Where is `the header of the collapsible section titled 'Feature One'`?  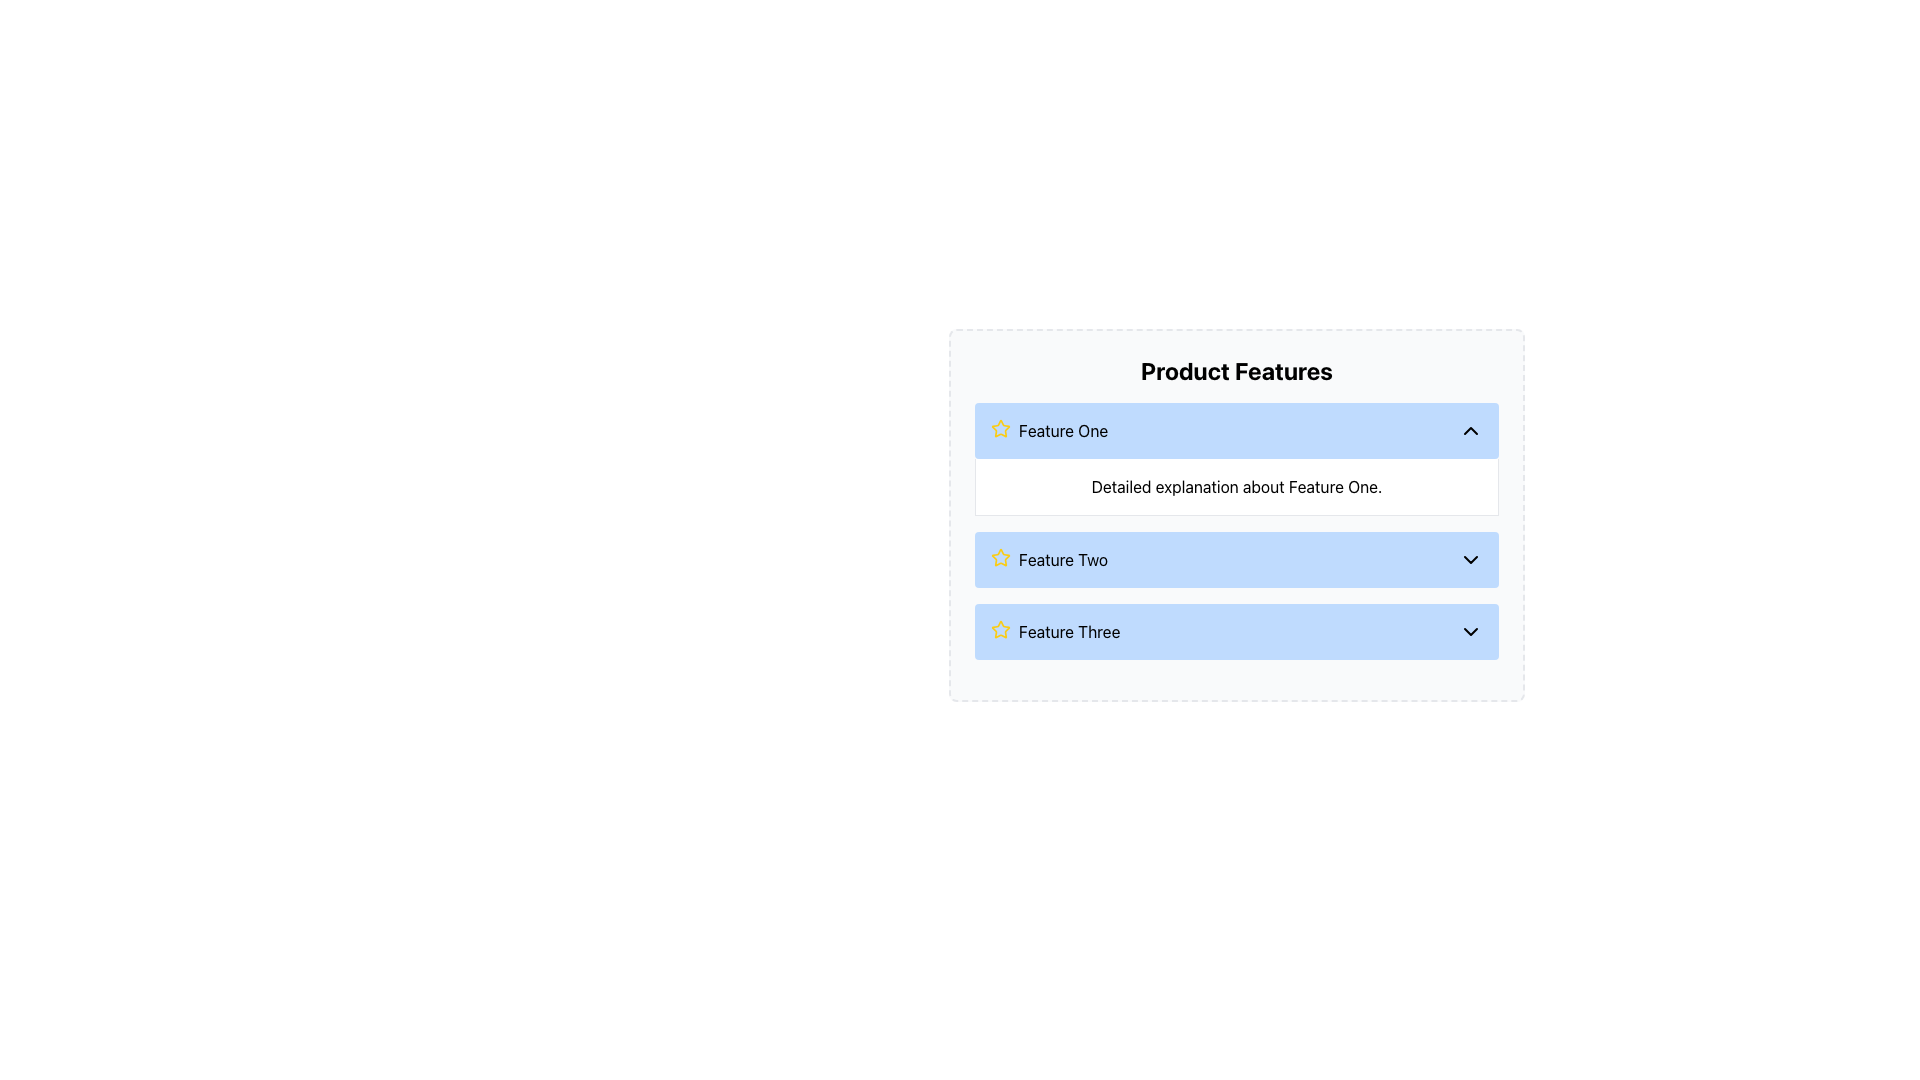
the header of the collapsible section titled 'Feature One' is located at coordinates (1236, 459).